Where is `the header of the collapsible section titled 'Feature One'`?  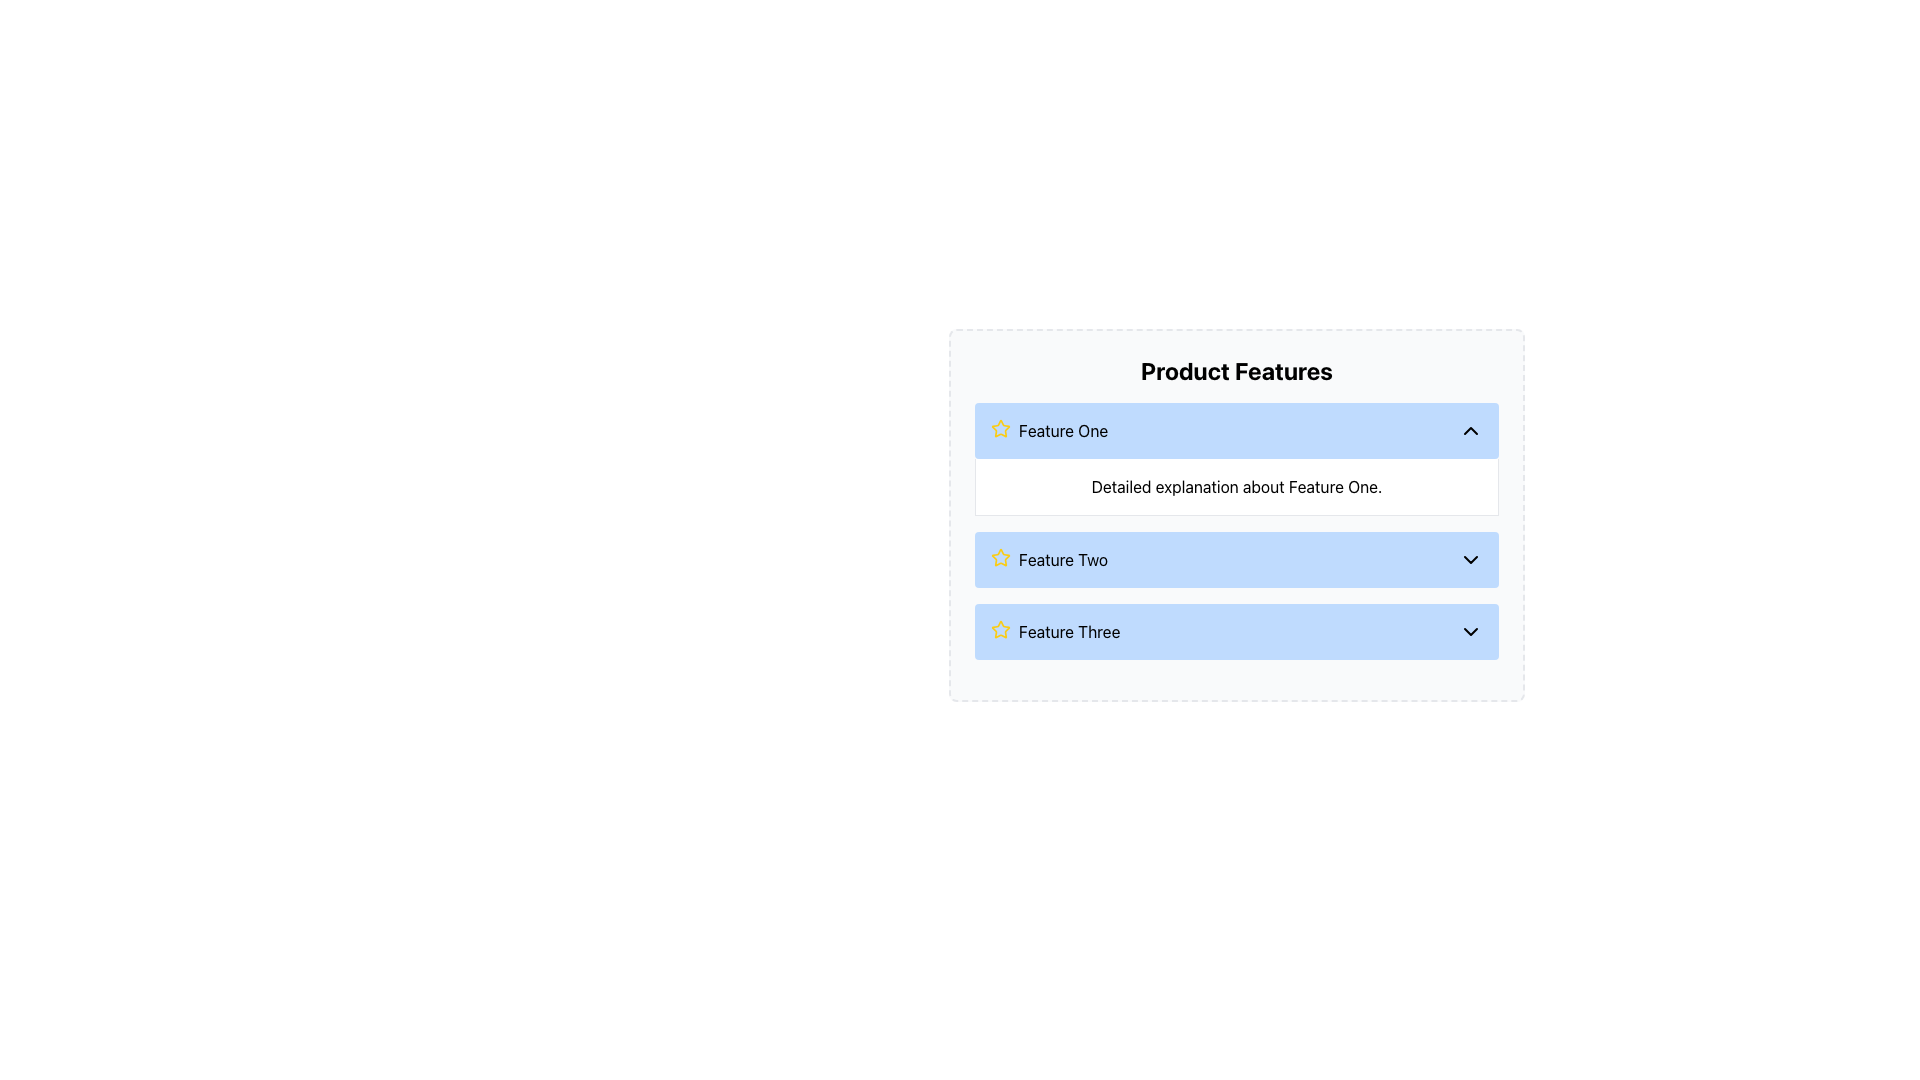
the header of the collapsible section titled 'Feature One' is located at coordinates (1236, 459).